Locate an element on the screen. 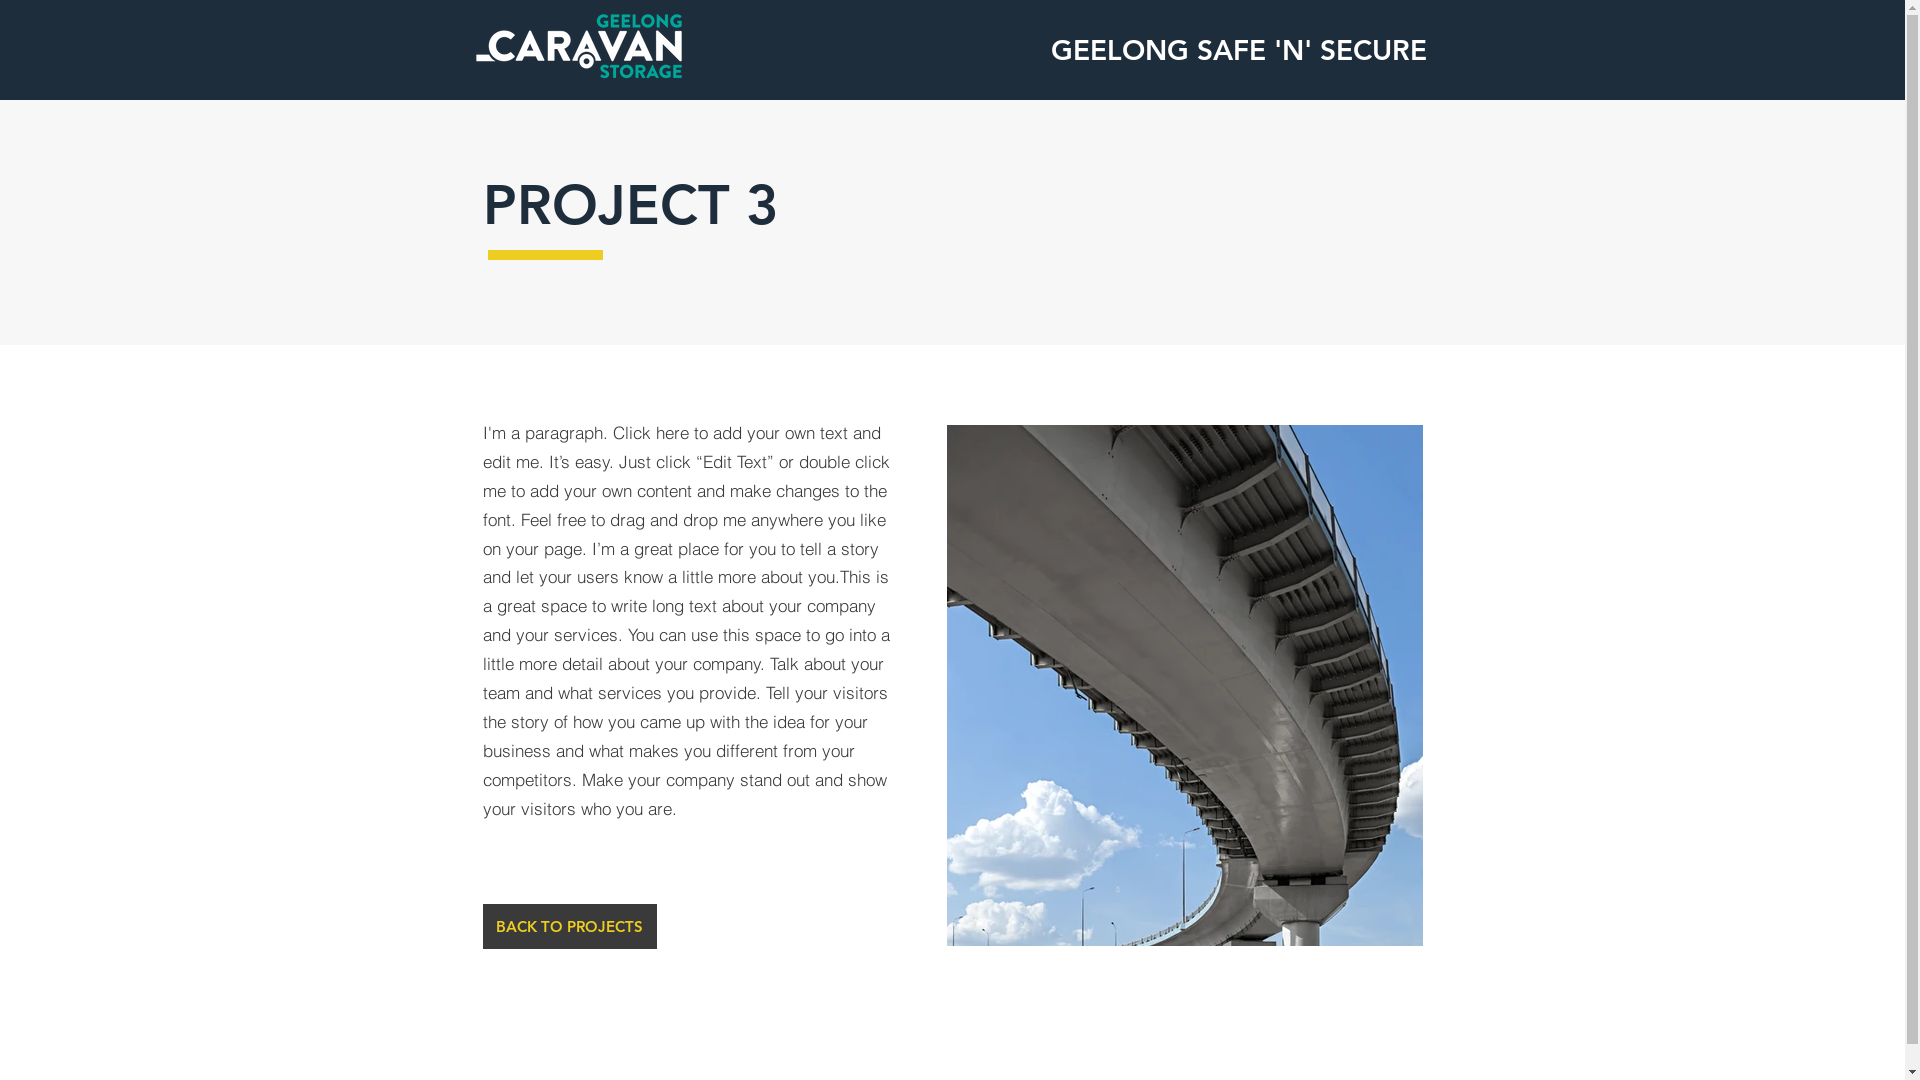  'BACK TO PROJECTS' is located at coordinates (568, 926).